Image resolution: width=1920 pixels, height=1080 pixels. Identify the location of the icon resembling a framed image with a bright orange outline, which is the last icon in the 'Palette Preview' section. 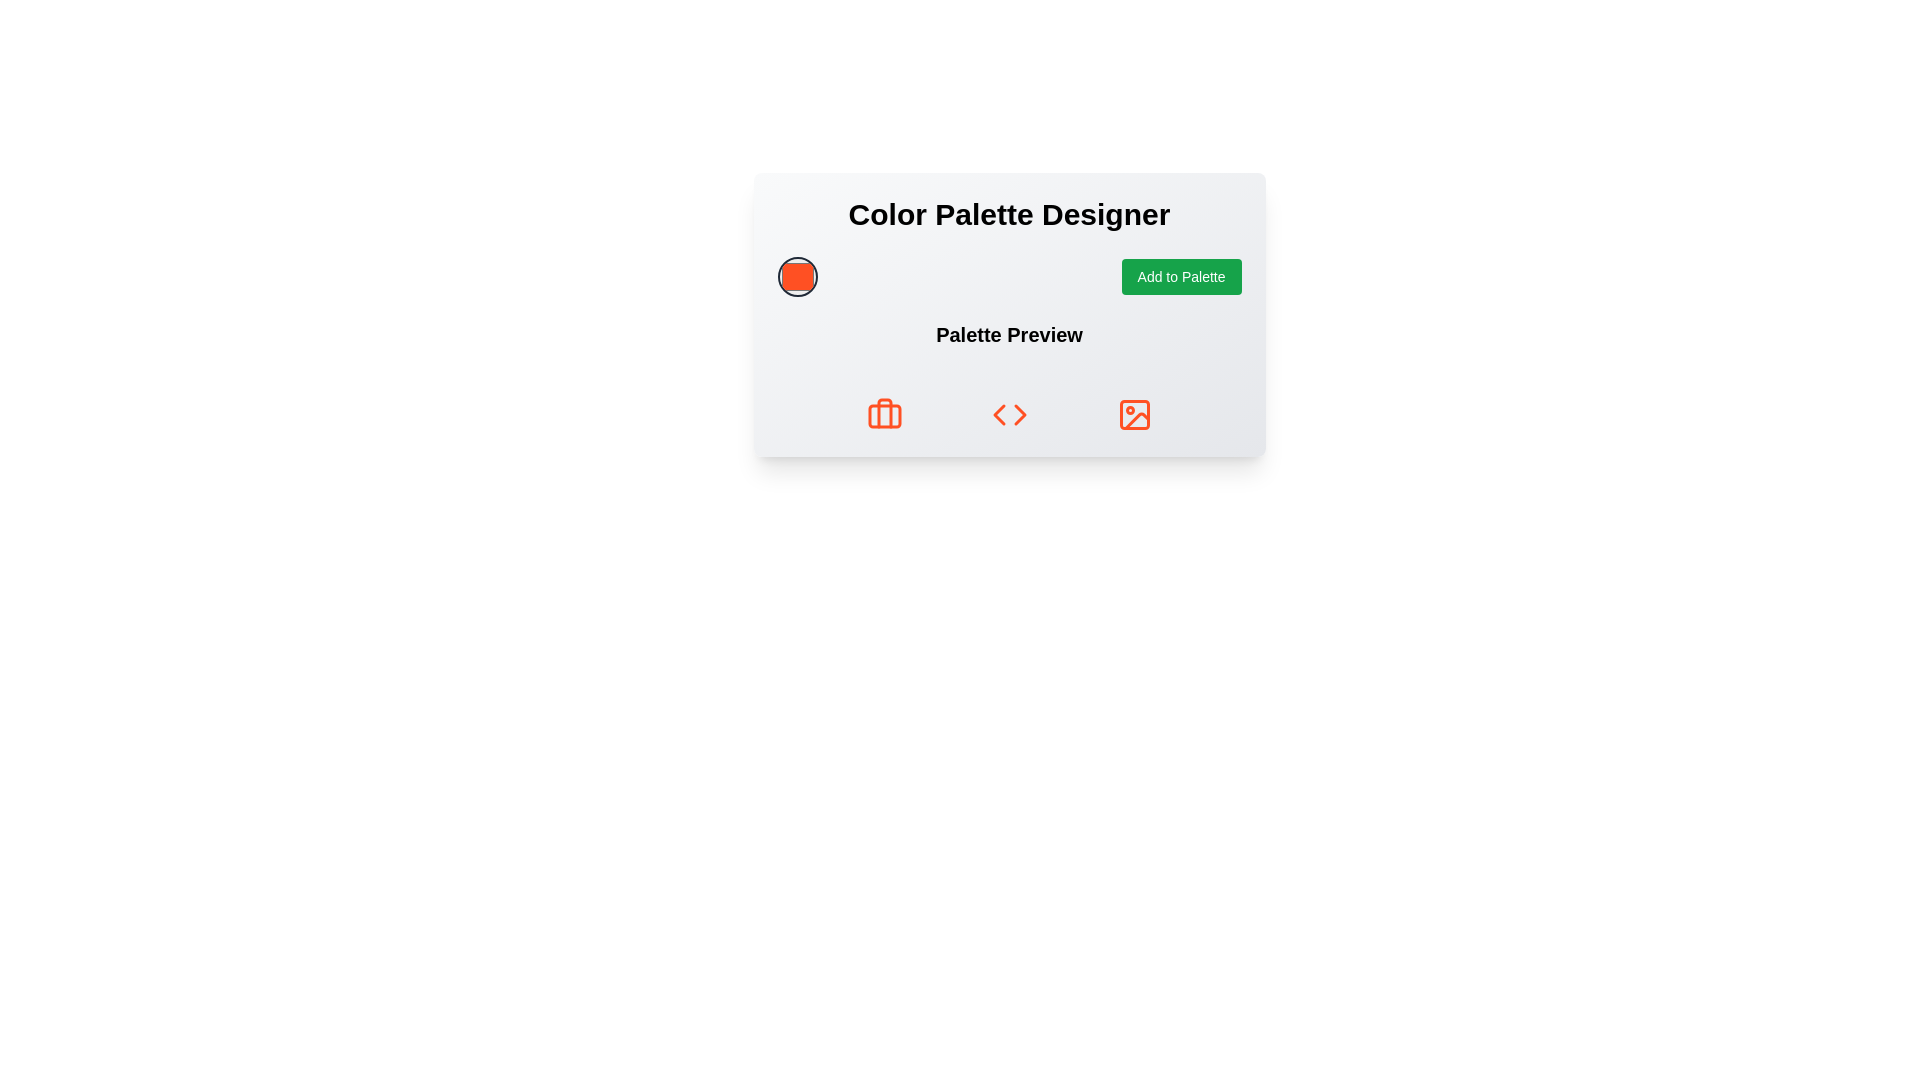
(1134, 414).